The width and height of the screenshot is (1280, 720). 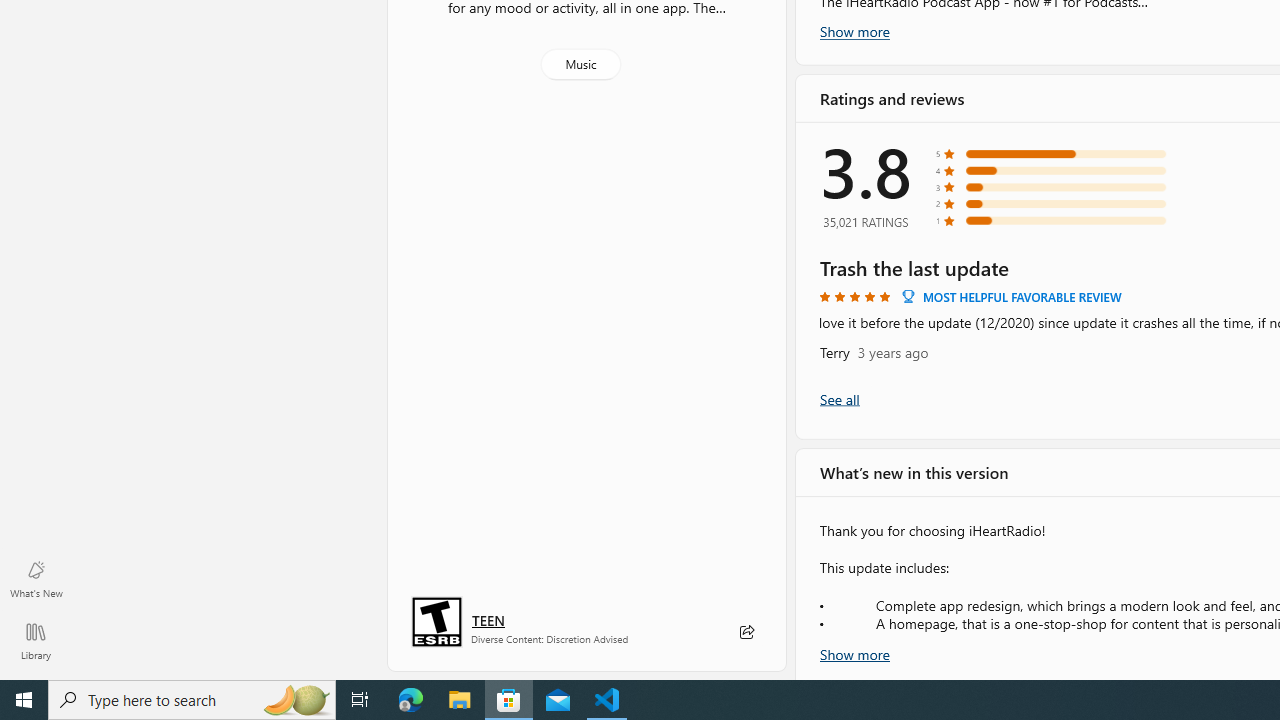 What do you see at coordinates (839, 398) in the screenshot?
I see `'Show all ratings and reviews'` at bounding box center [839, 398].